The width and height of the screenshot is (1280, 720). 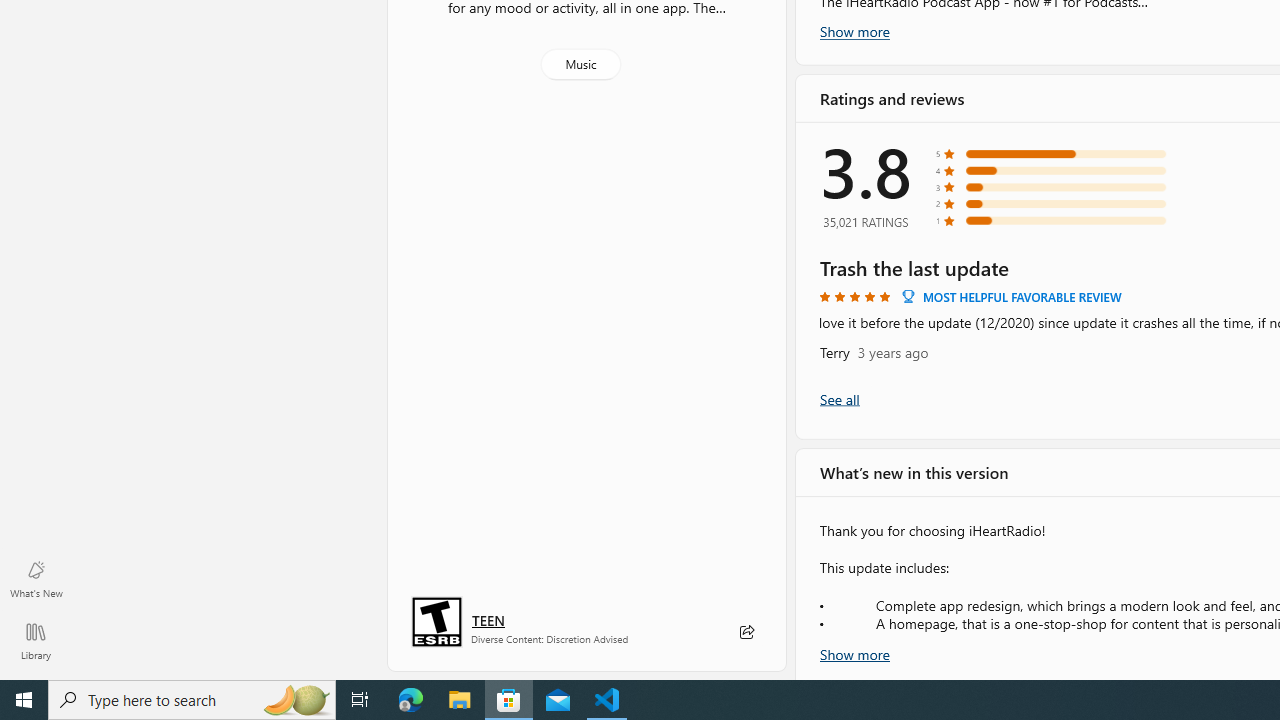 What do you see at coordinates (839, 398) in the screenshot?
I see `'Show all ratings and reviews'` at bounding box center [839, 398].